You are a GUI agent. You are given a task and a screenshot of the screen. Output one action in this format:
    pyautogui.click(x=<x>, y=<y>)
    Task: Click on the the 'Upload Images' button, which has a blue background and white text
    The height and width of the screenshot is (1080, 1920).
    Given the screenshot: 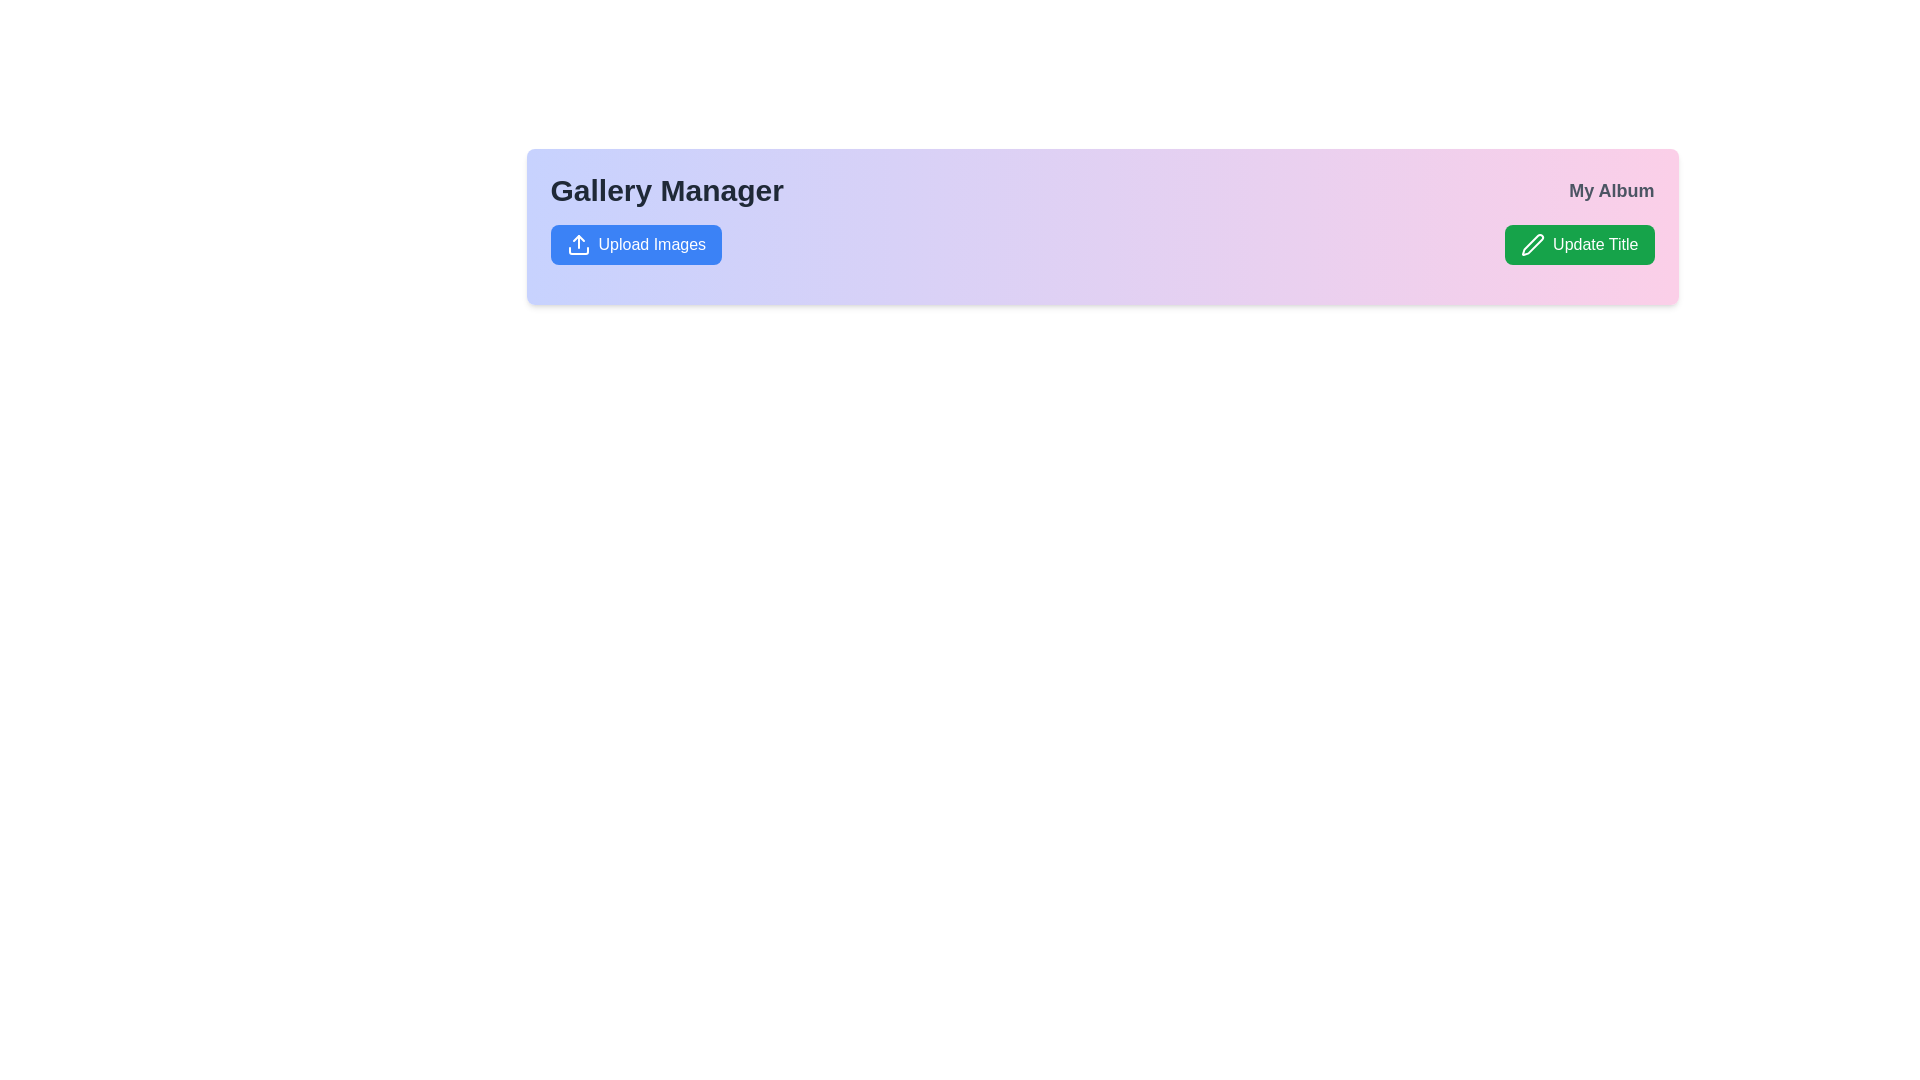 What is the action you would take?
    pyautogui.click(x=635, y=244)
    